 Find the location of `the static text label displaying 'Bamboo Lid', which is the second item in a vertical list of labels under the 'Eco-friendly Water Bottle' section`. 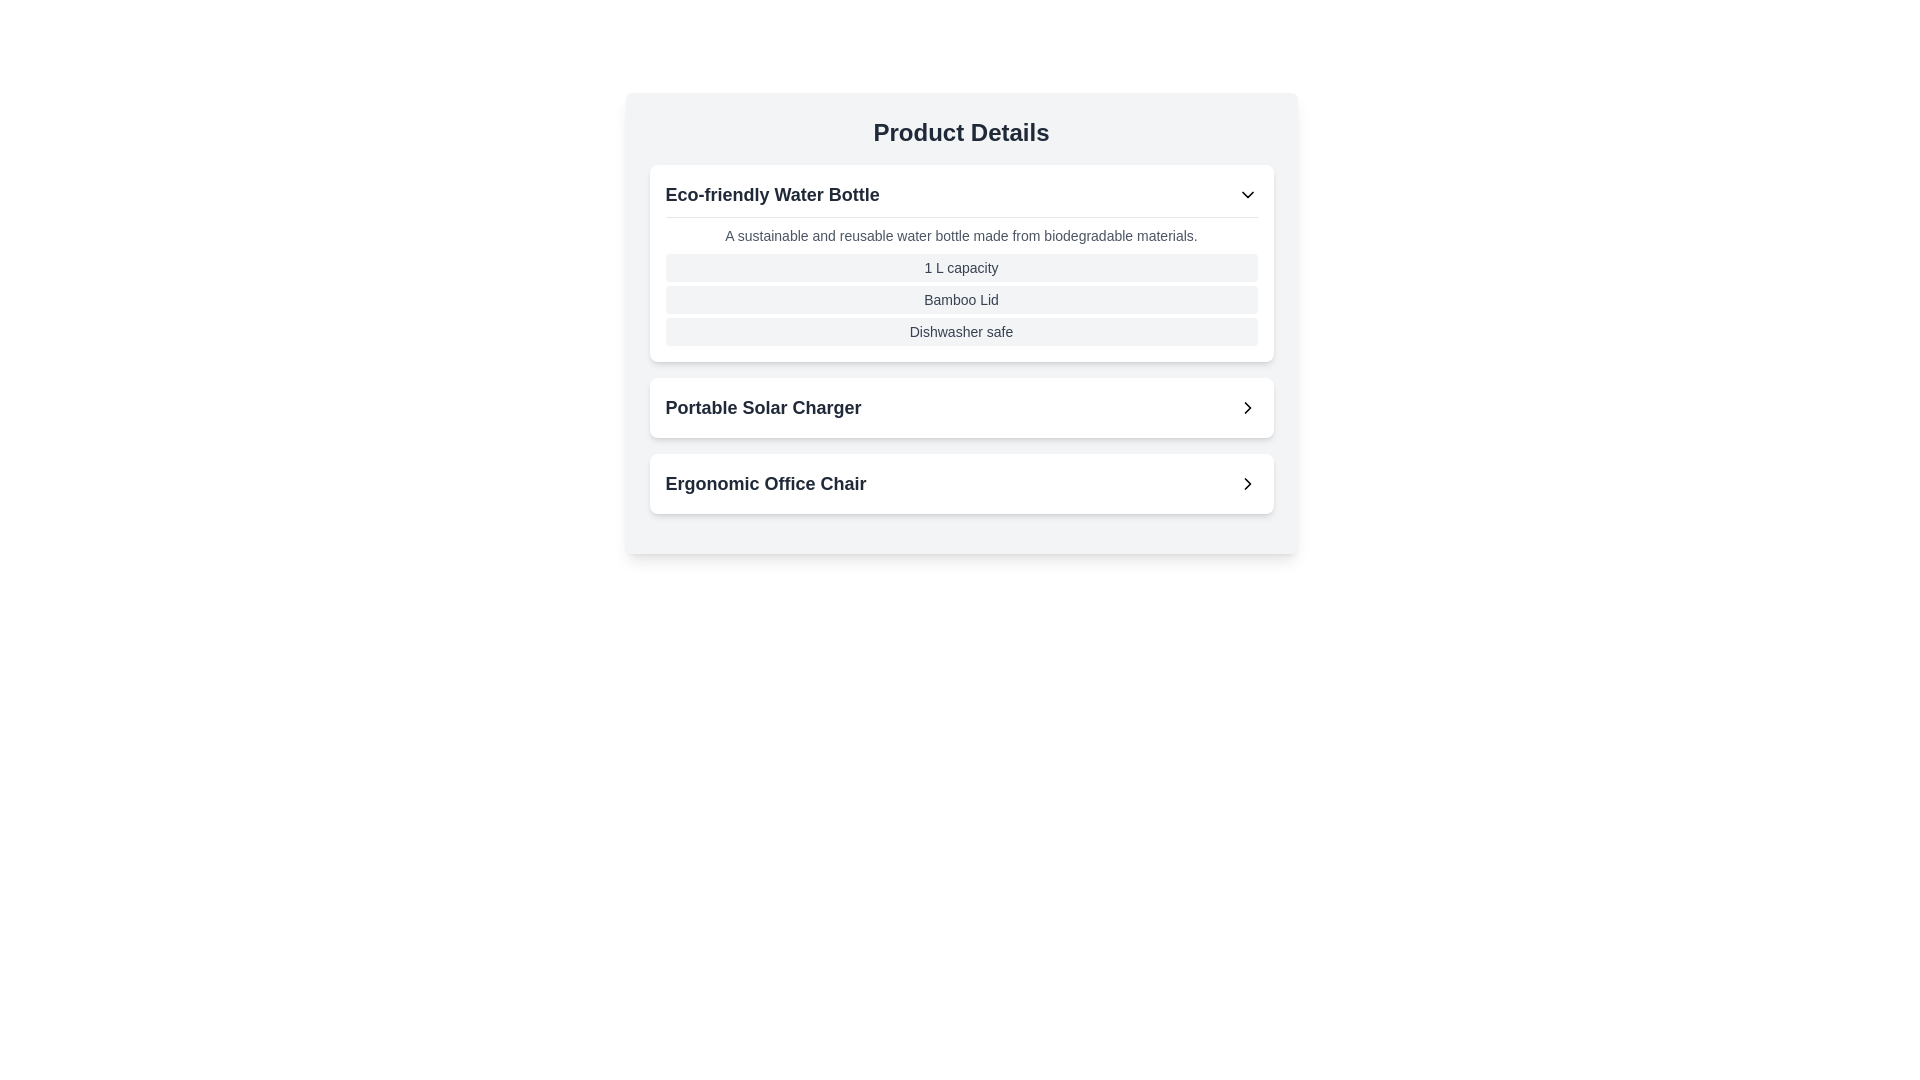

the static text label displaying 'Bamboo Lid', which is the second item in a vertical list of labels under the 'Eco-friendly Water Bottle' section is located at coordinates (961, 300).